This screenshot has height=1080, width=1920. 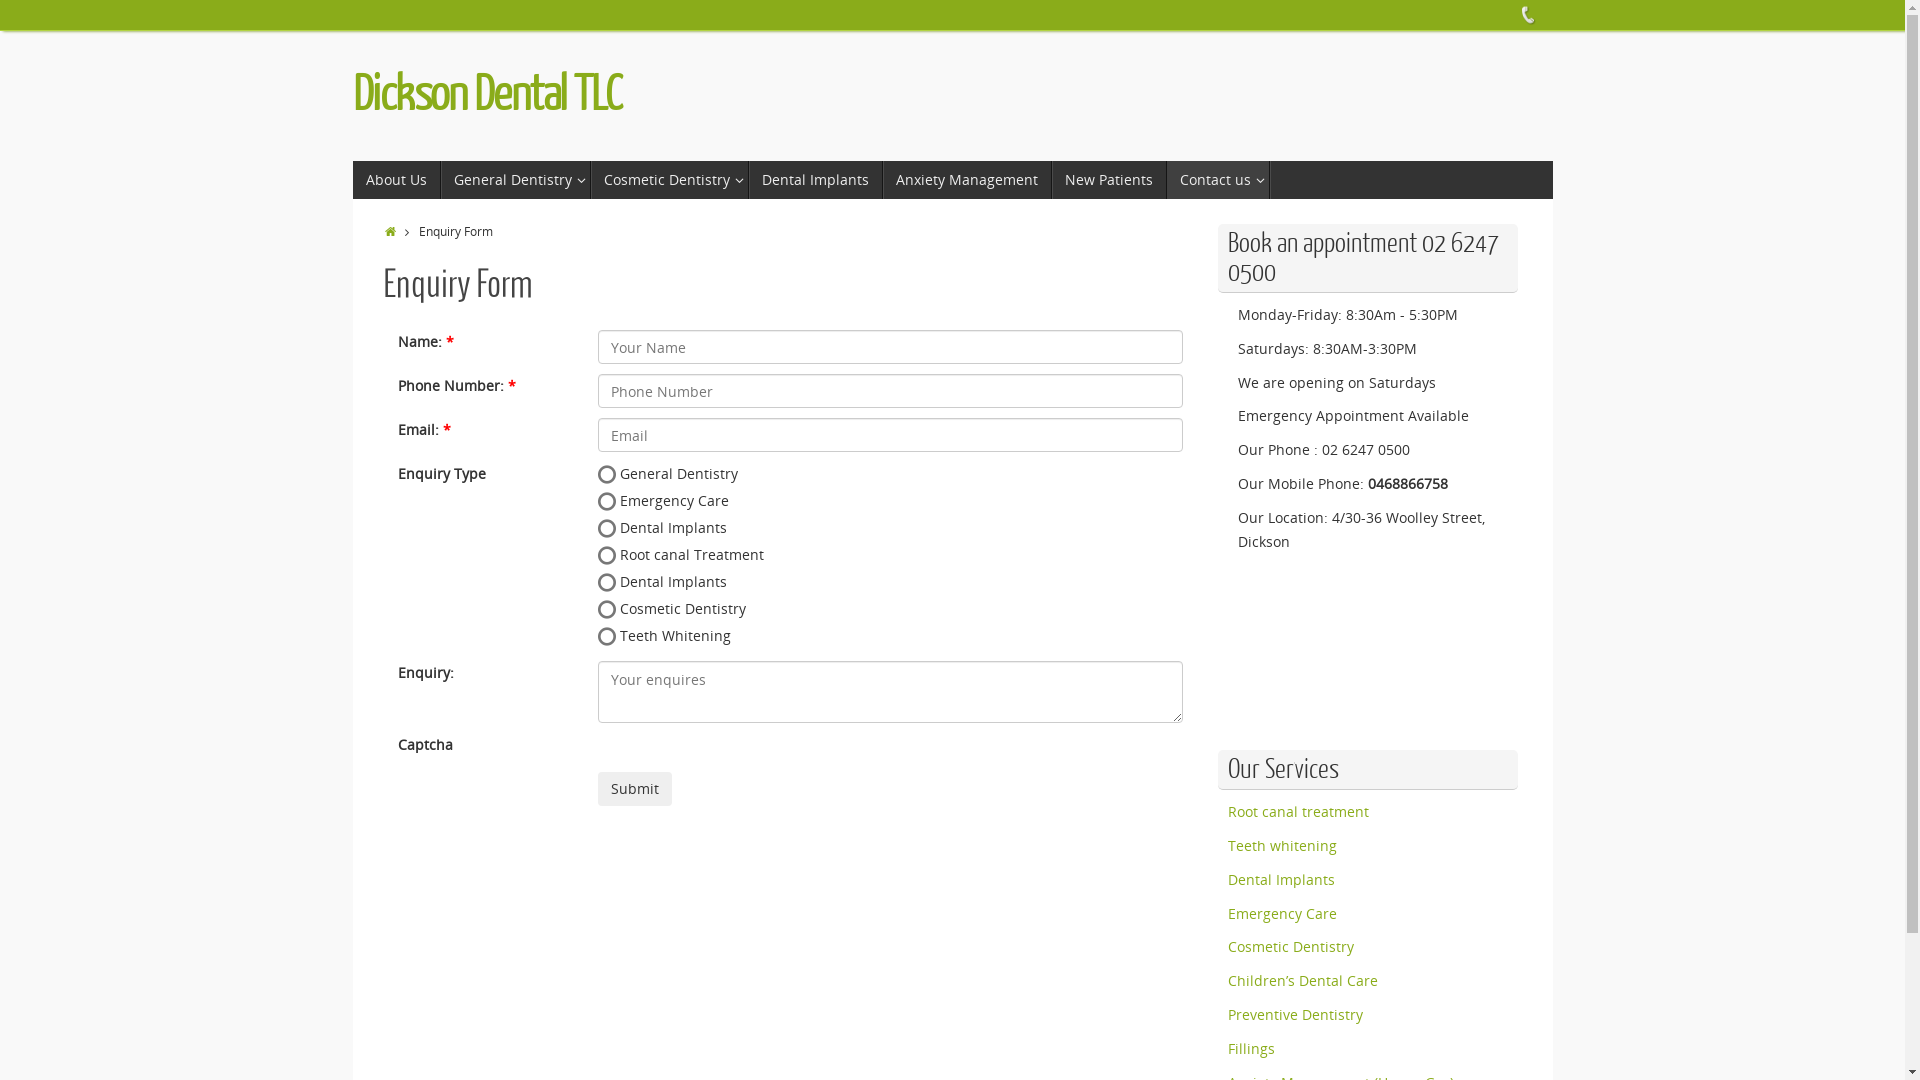 I want to click on 'Fillings', so click(x=1227, y=1047).